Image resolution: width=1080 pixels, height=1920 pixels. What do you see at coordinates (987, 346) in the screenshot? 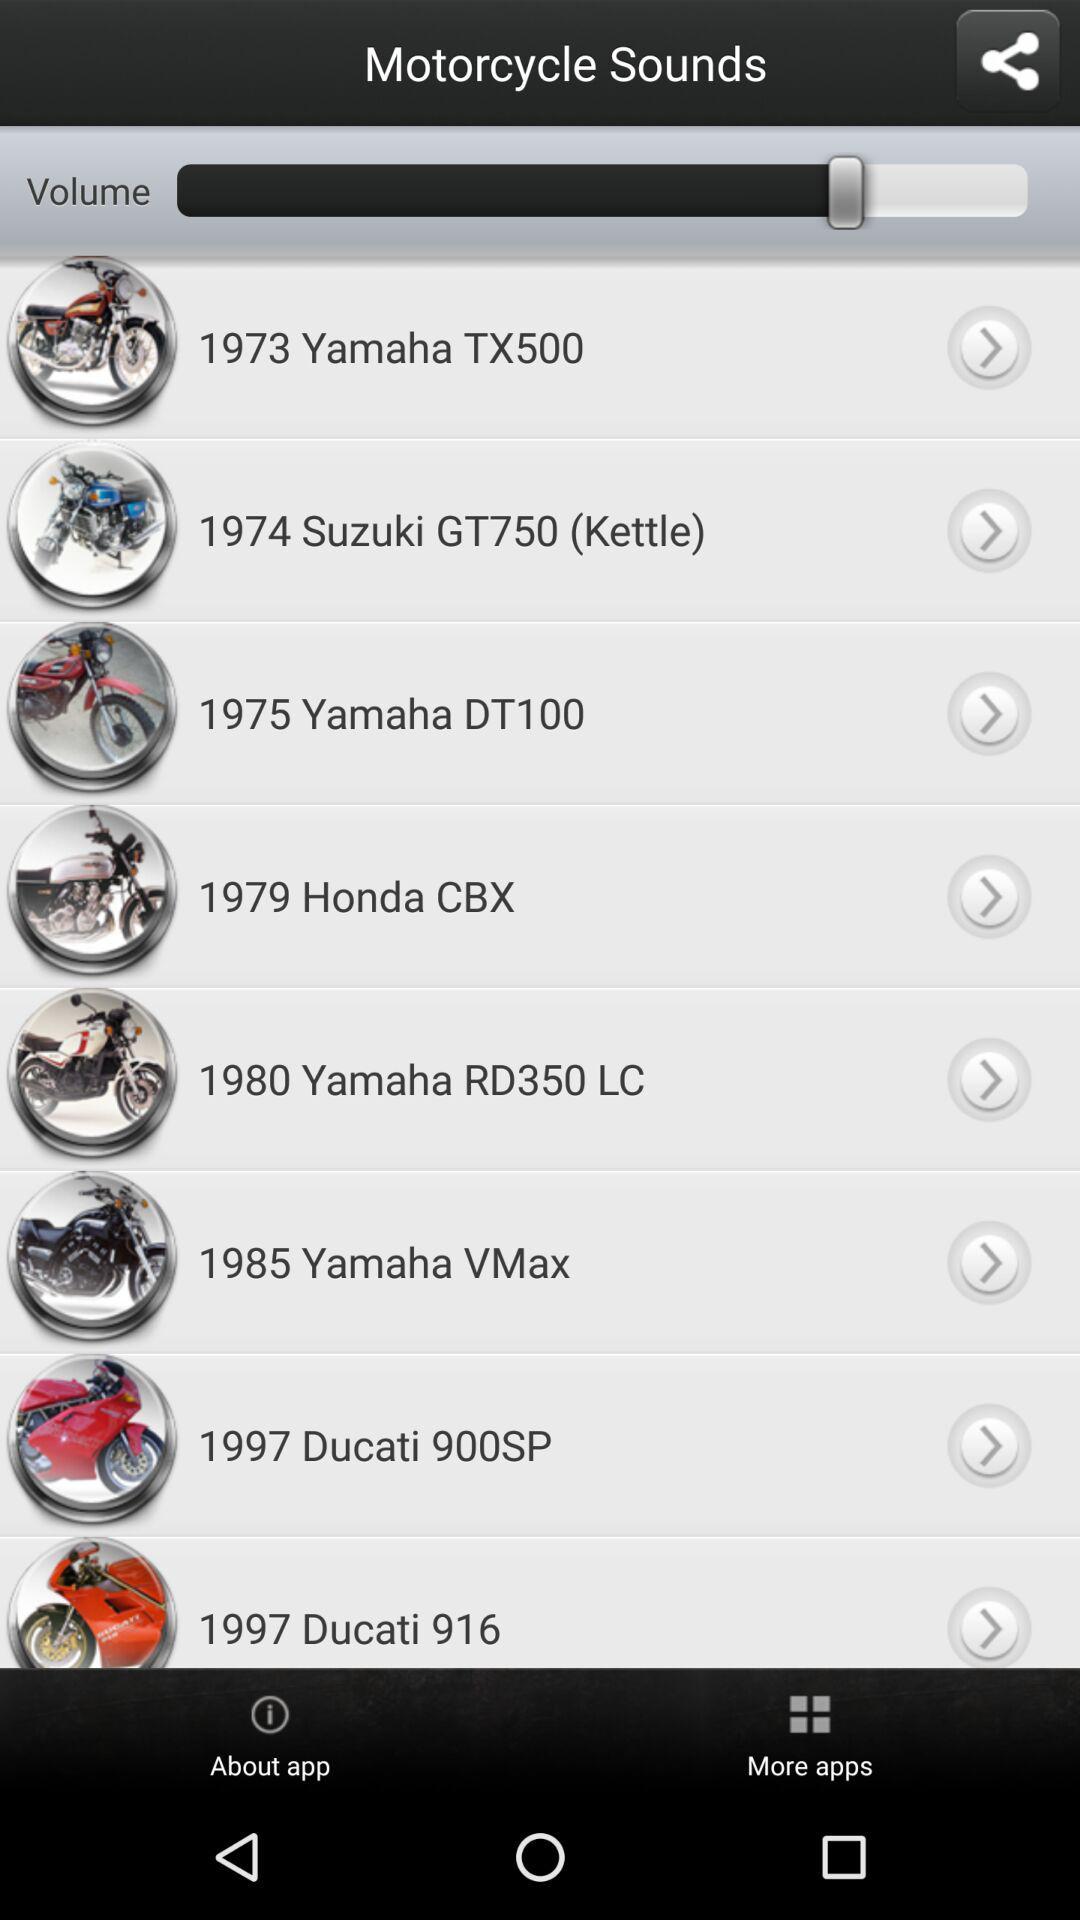
I see `motorcycle sound` at bounding box center [987, 346].